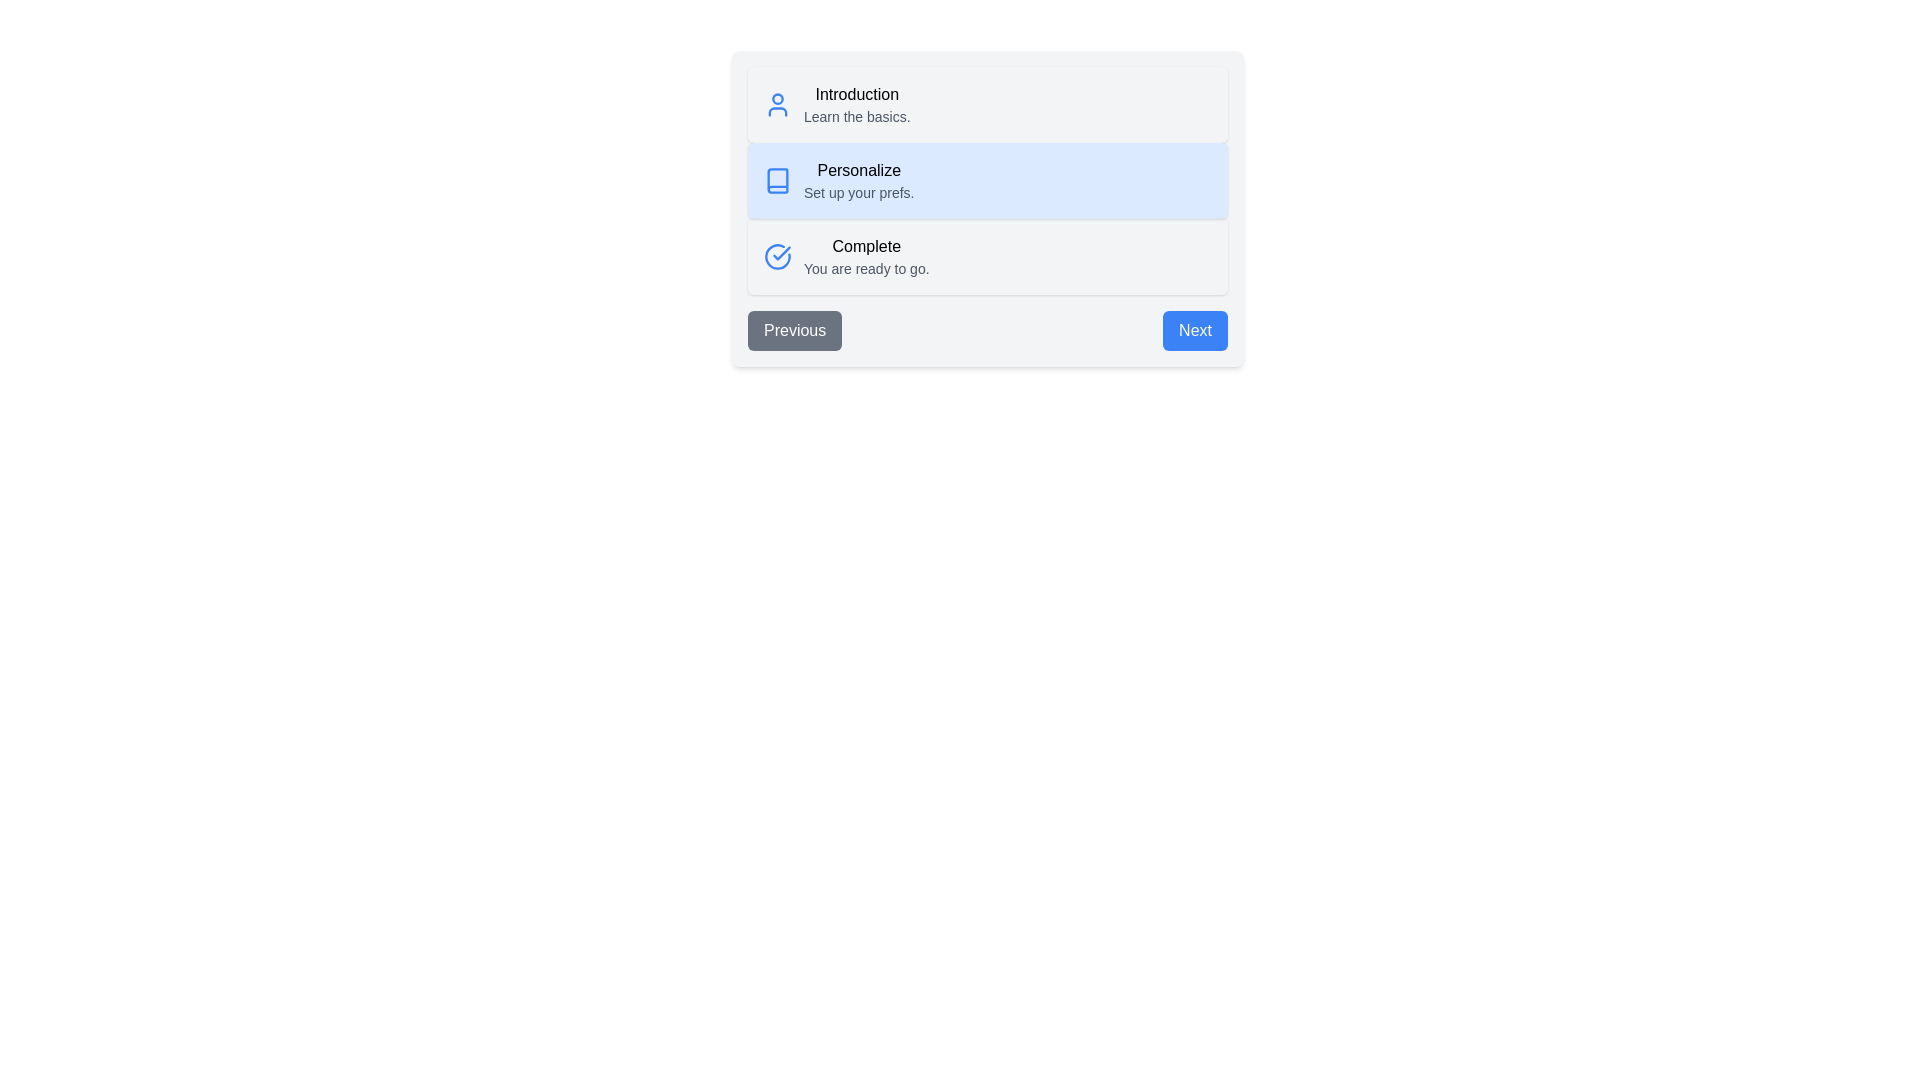  I want to click on the Previous button to navigate the steps, so click(794, 330).